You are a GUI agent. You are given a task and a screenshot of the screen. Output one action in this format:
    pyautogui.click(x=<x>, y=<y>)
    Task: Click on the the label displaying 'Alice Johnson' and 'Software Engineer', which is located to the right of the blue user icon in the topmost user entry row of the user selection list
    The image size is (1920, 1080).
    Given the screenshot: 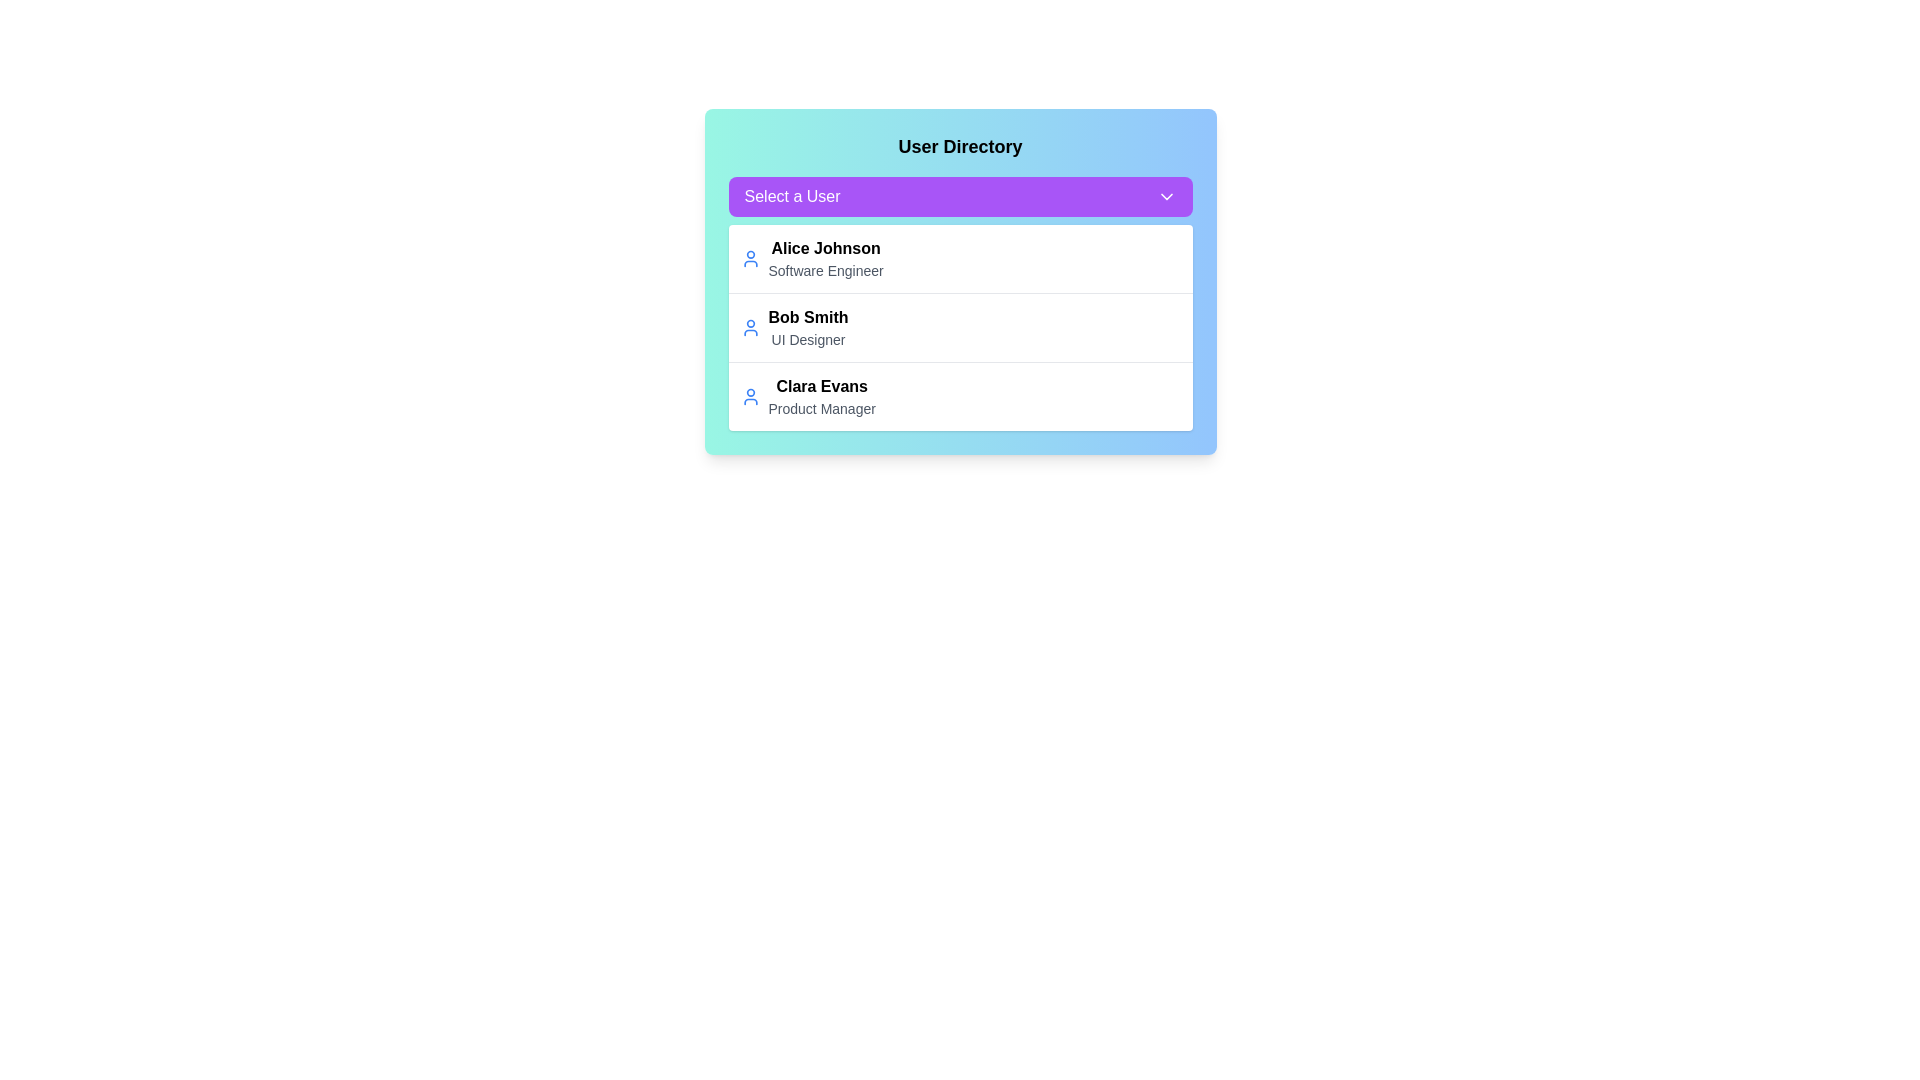 What is the action you would take?
    pyautogui.click(x=826, y=257)
    